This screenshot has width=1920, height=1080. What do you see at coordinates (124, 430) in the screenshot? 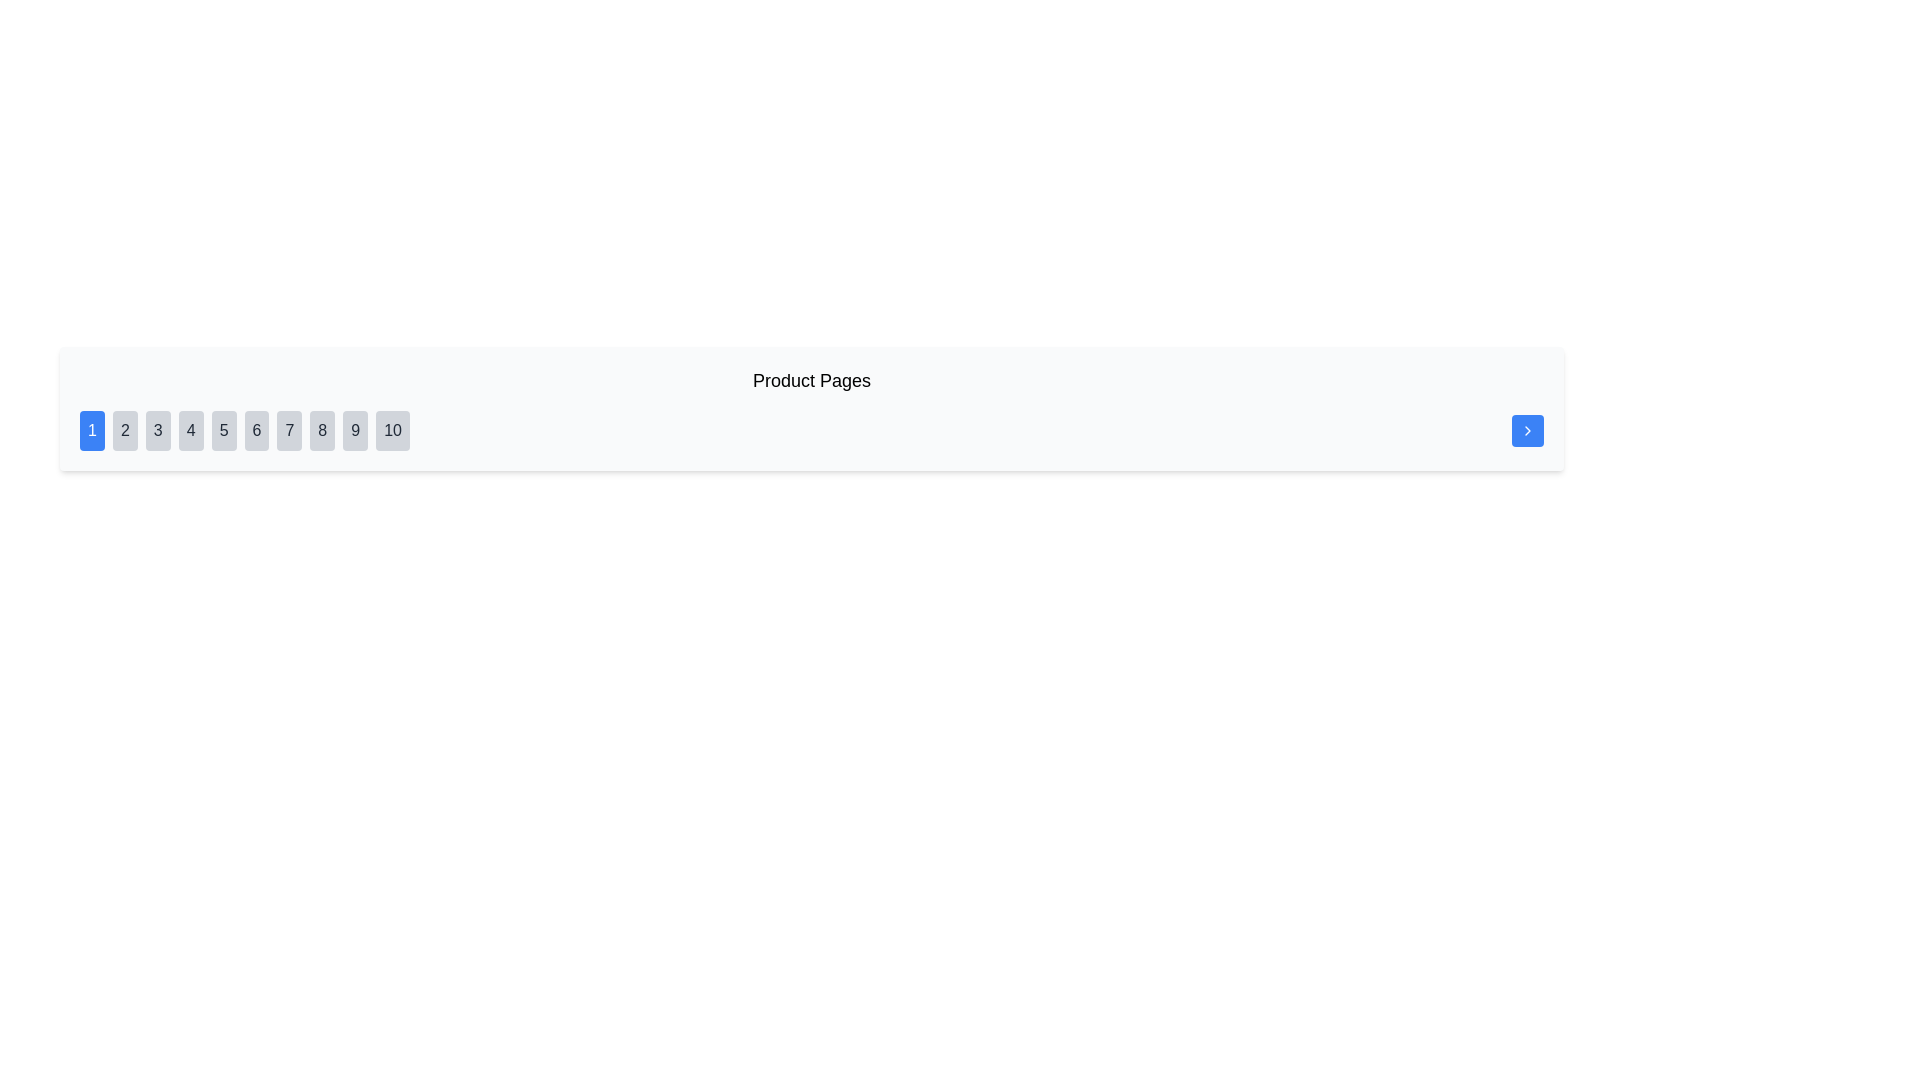
I see `the second paginator button labeled '2'` at bounding box center [124, 430].